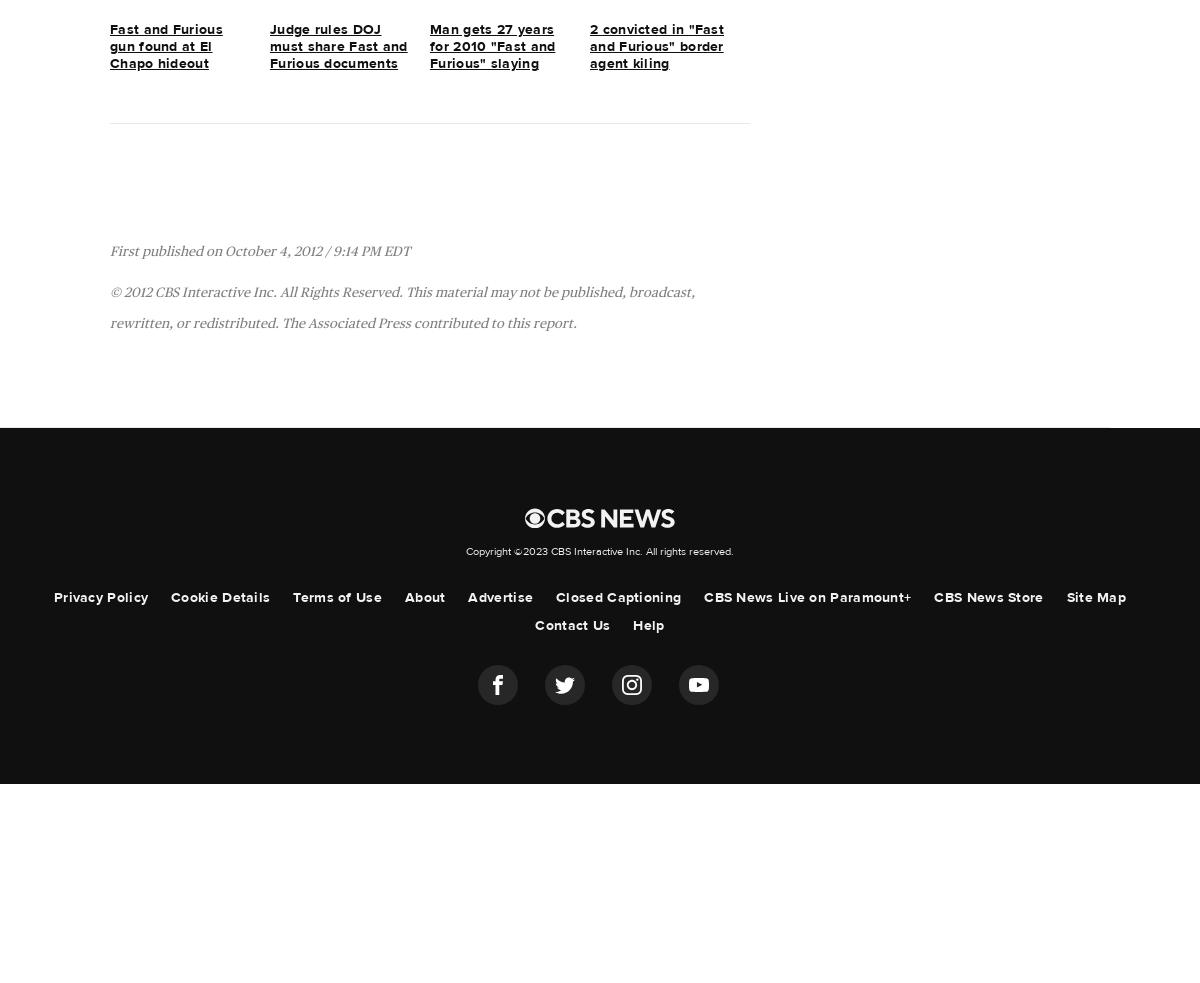 This screenshot has width=1200, height=983. What do you see at coordinates (600, 551) in the screenshot?
I see `'Copyright ©2023 CBS Interactive Inc. All rights reserved.'` at bounding box center [600, 551].